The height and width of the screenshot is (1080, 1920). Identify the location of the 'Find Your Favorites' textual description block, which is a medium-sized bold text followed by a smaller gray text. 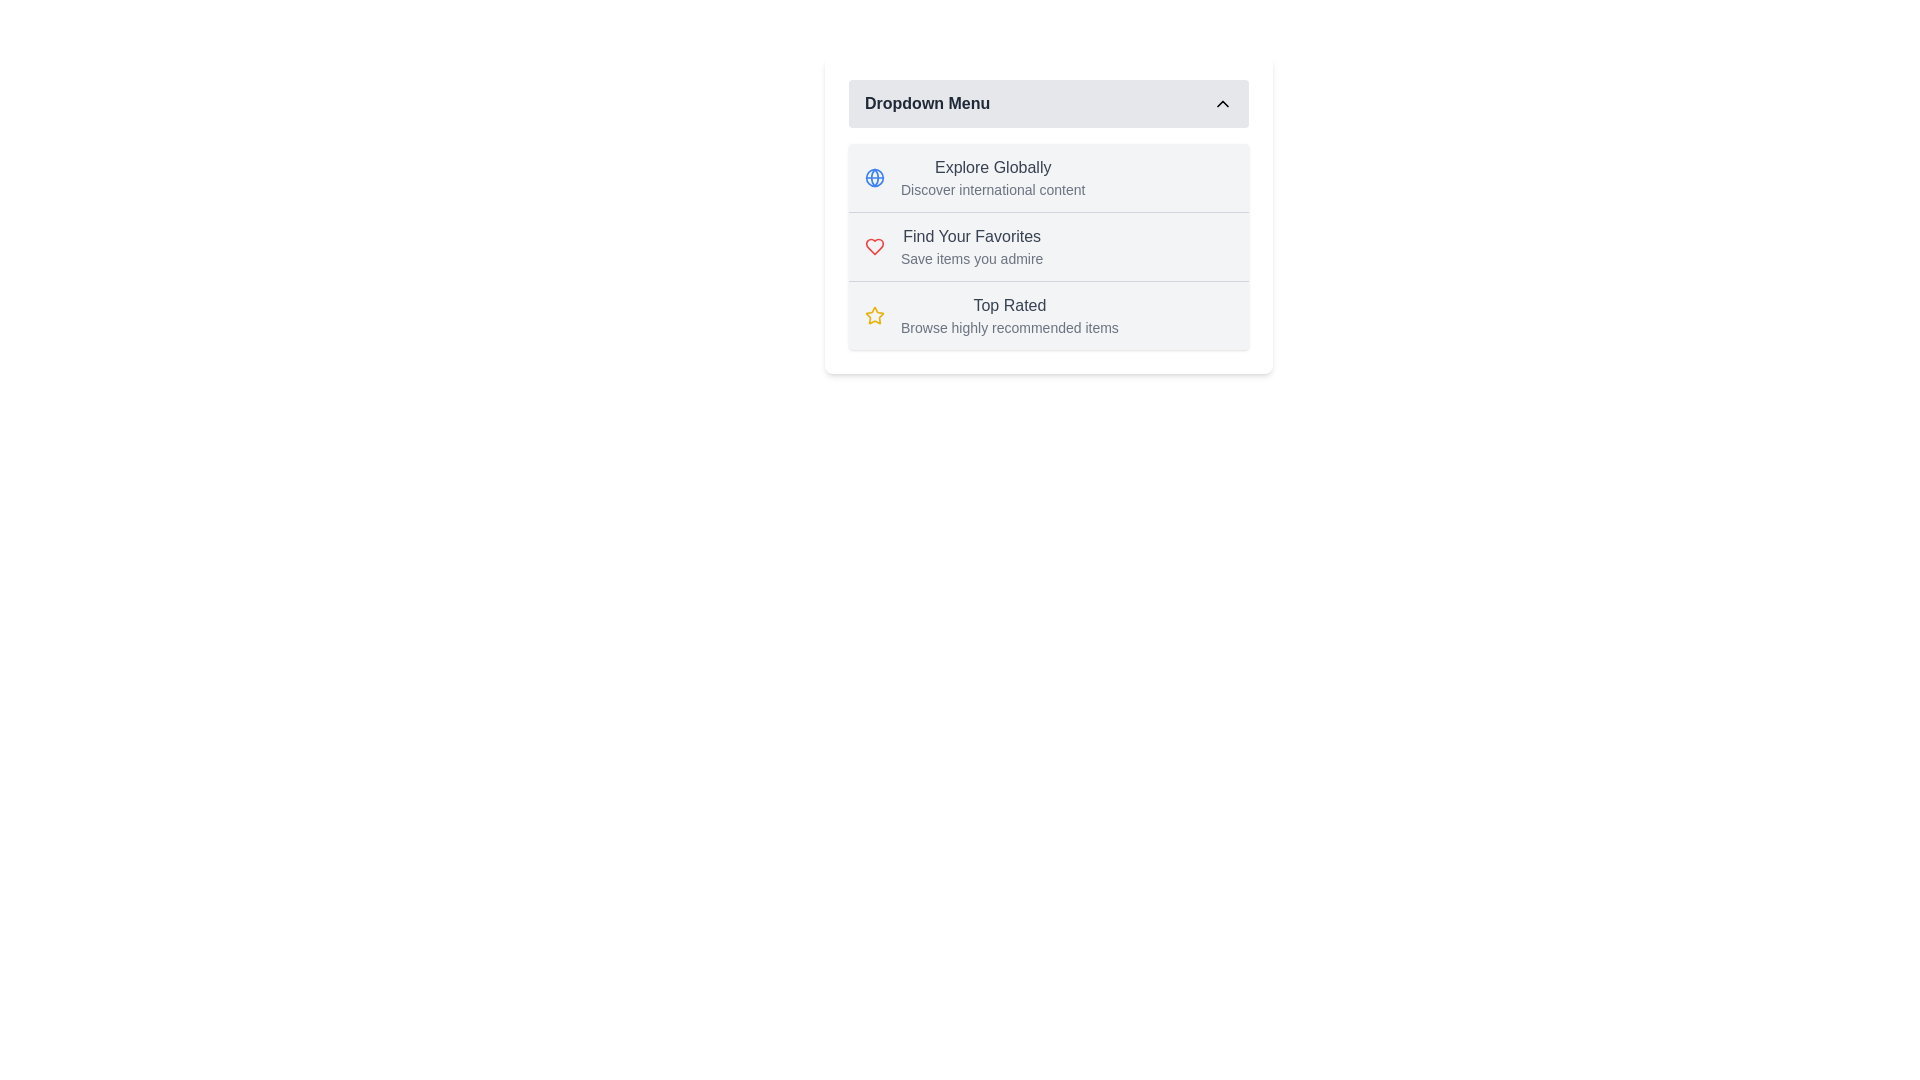
(971, 245).